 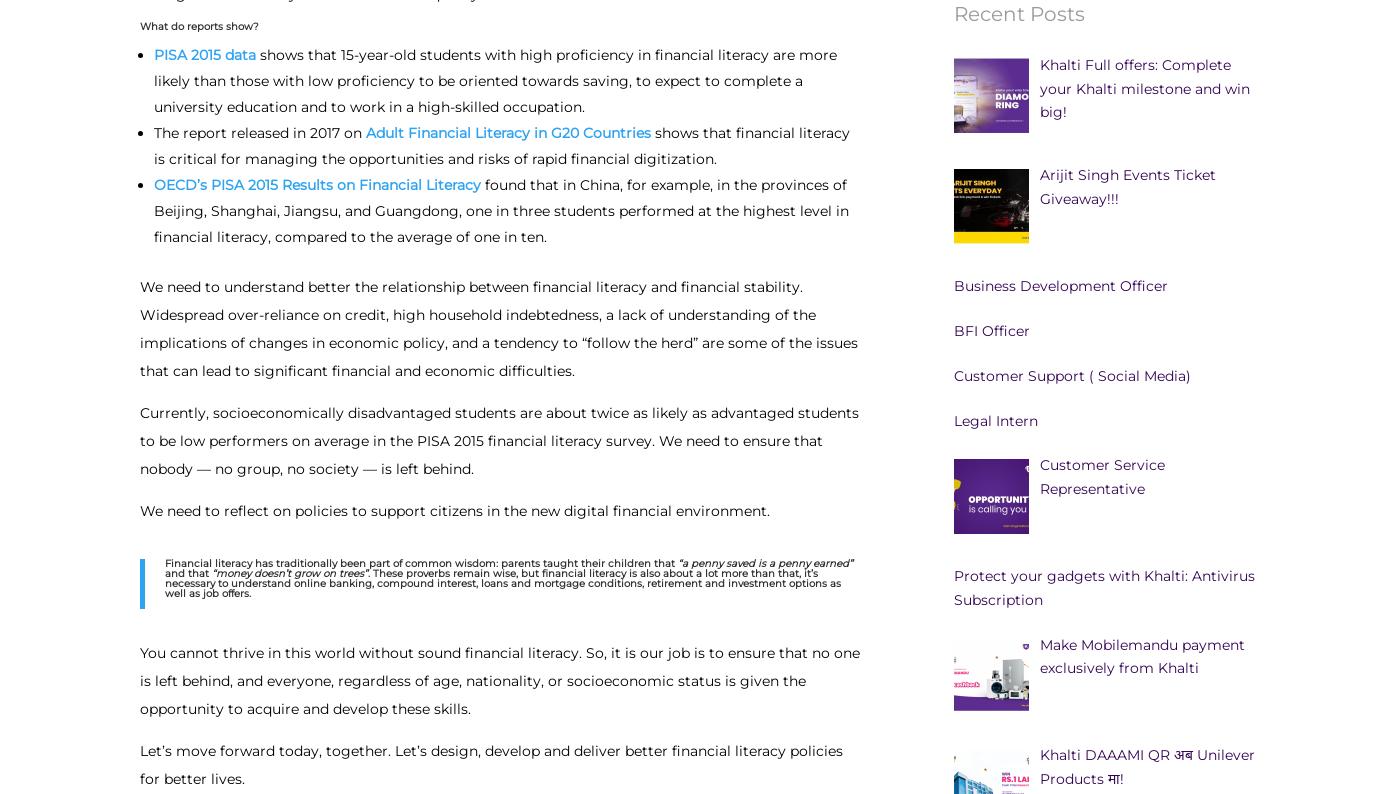 I want to click on 'Adult Financial Literacy in G20 Countries', so click(x=508, y=131).